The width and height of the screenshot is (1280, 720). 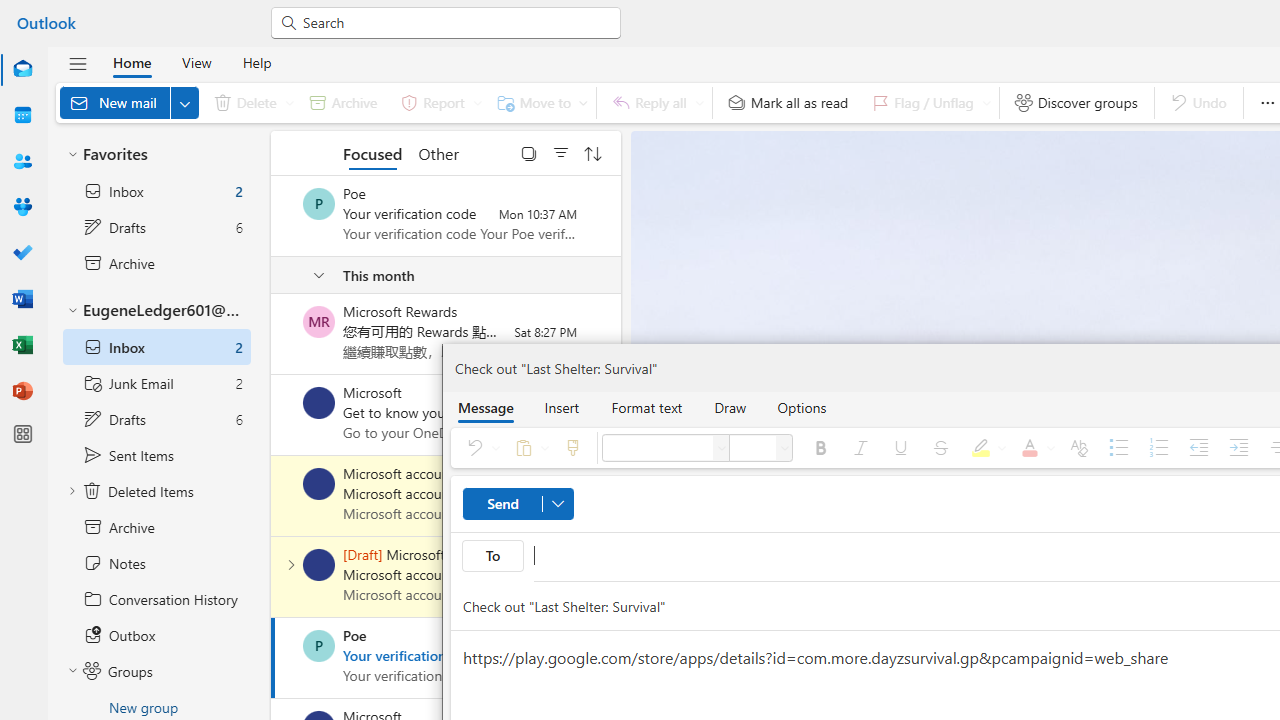 I want to click on 'Mail', so click(x=23, y=68).